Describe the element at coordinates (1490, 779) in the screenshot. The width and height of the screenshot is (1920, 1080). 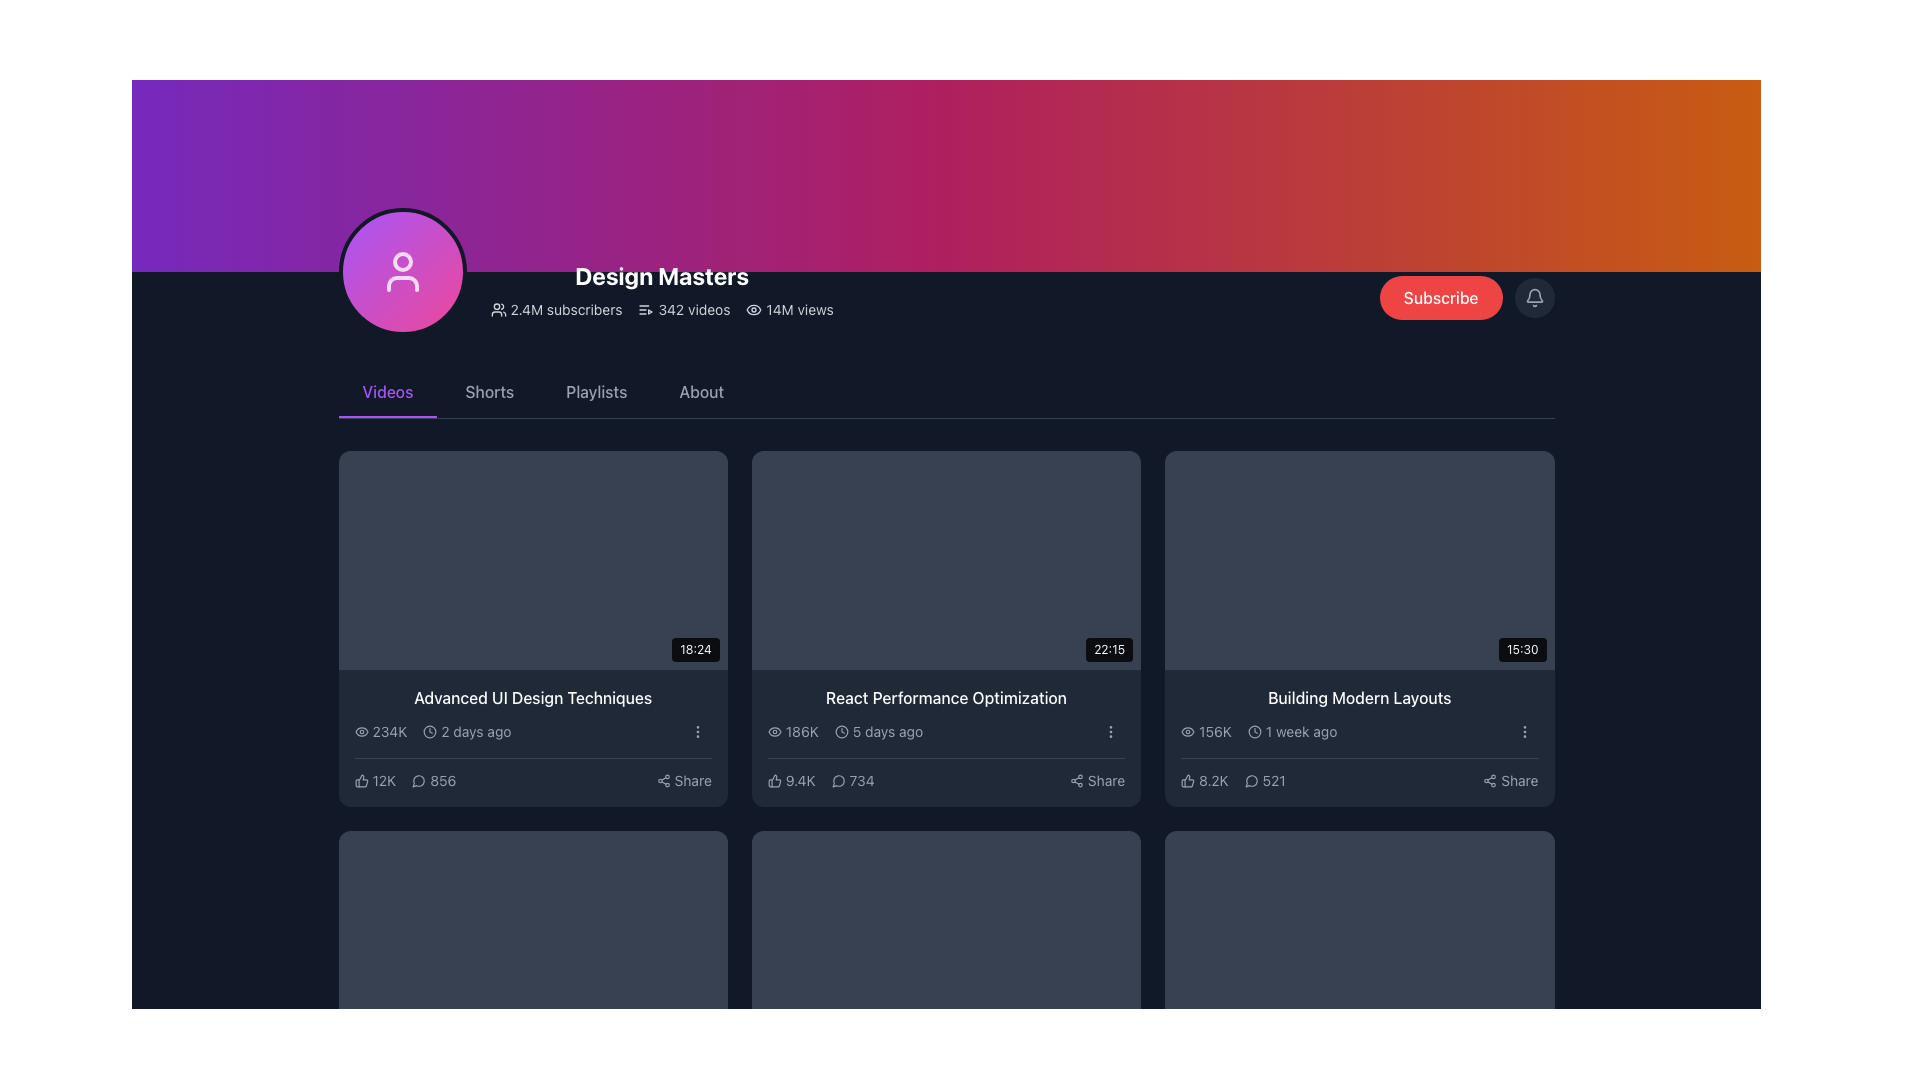
I see `the SVG icon graphic that signifies the sharing functionality within the 'Share' button located in the bottom-right corner of the card for the 'Building Modern Layouts' video` at that location.